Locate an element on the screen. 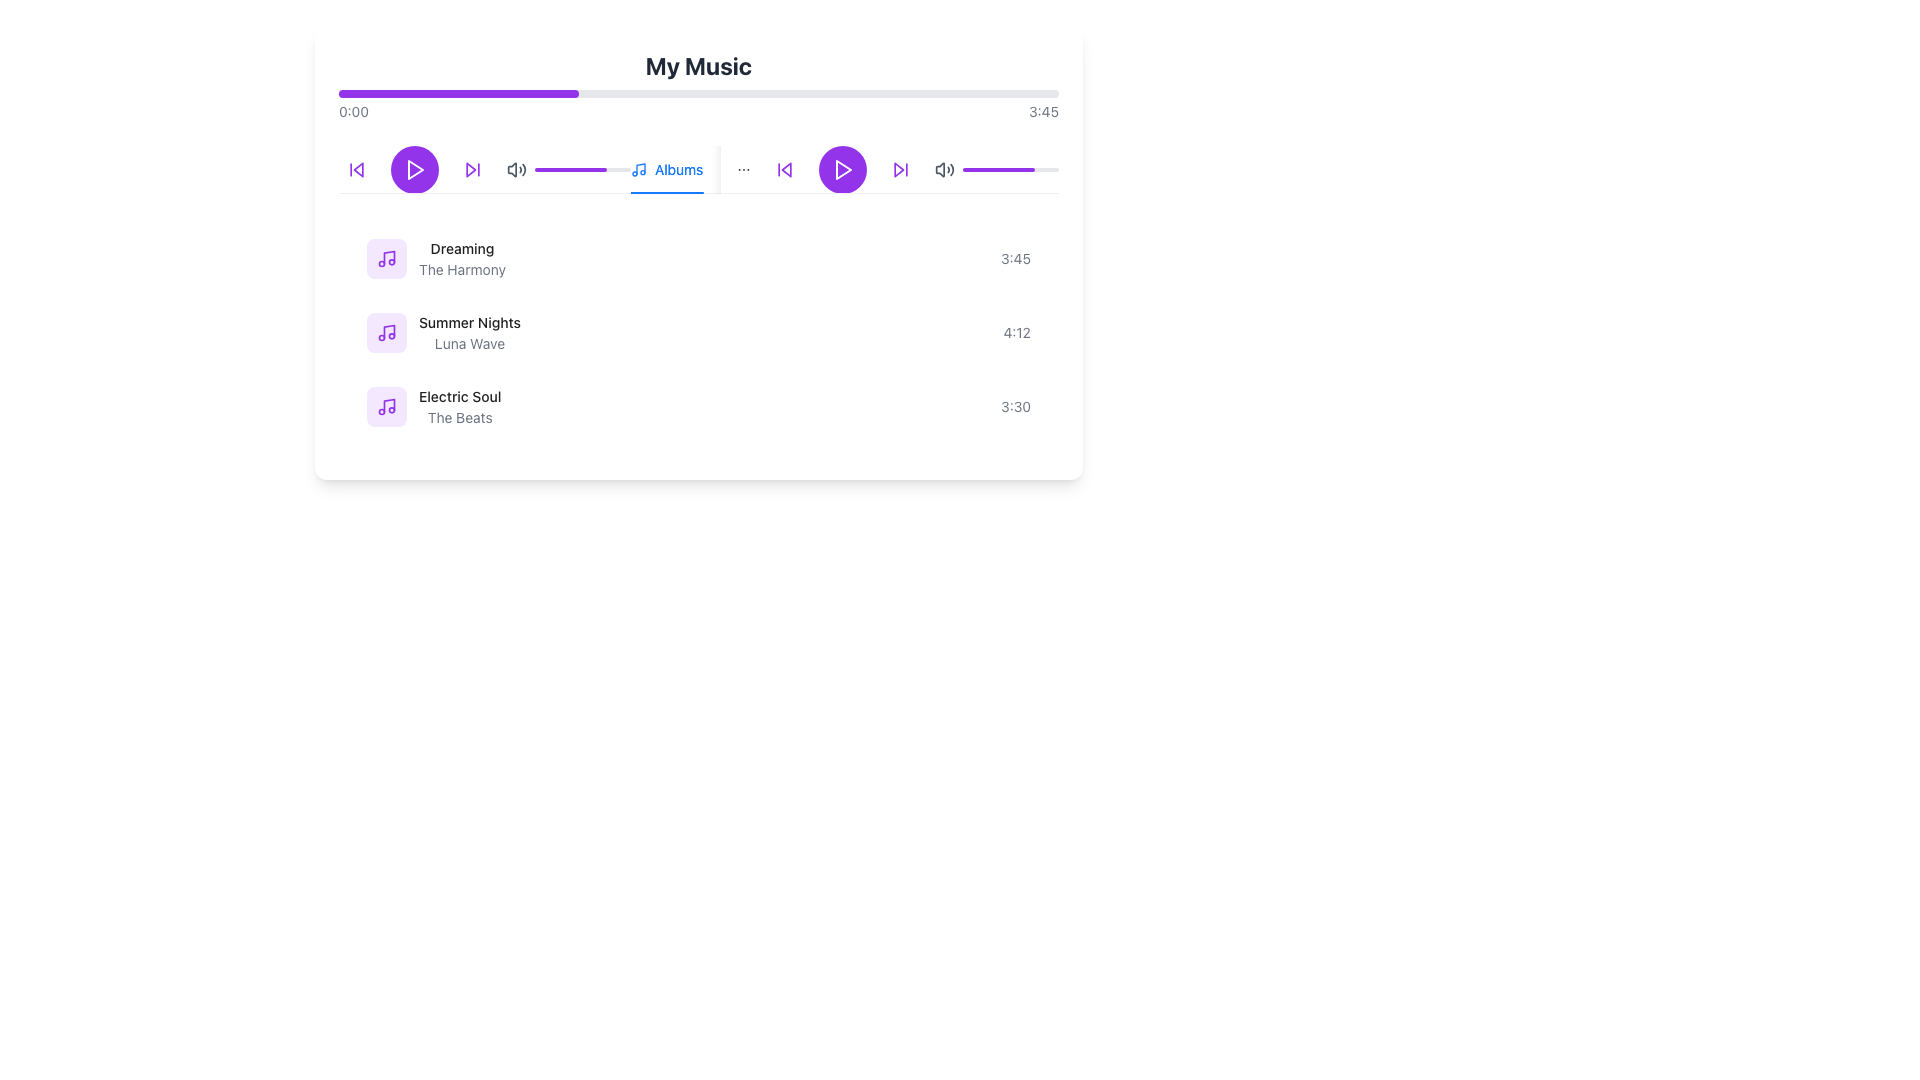 The image size is (1920, 1080). playback position is located at coordinates (539, 168).